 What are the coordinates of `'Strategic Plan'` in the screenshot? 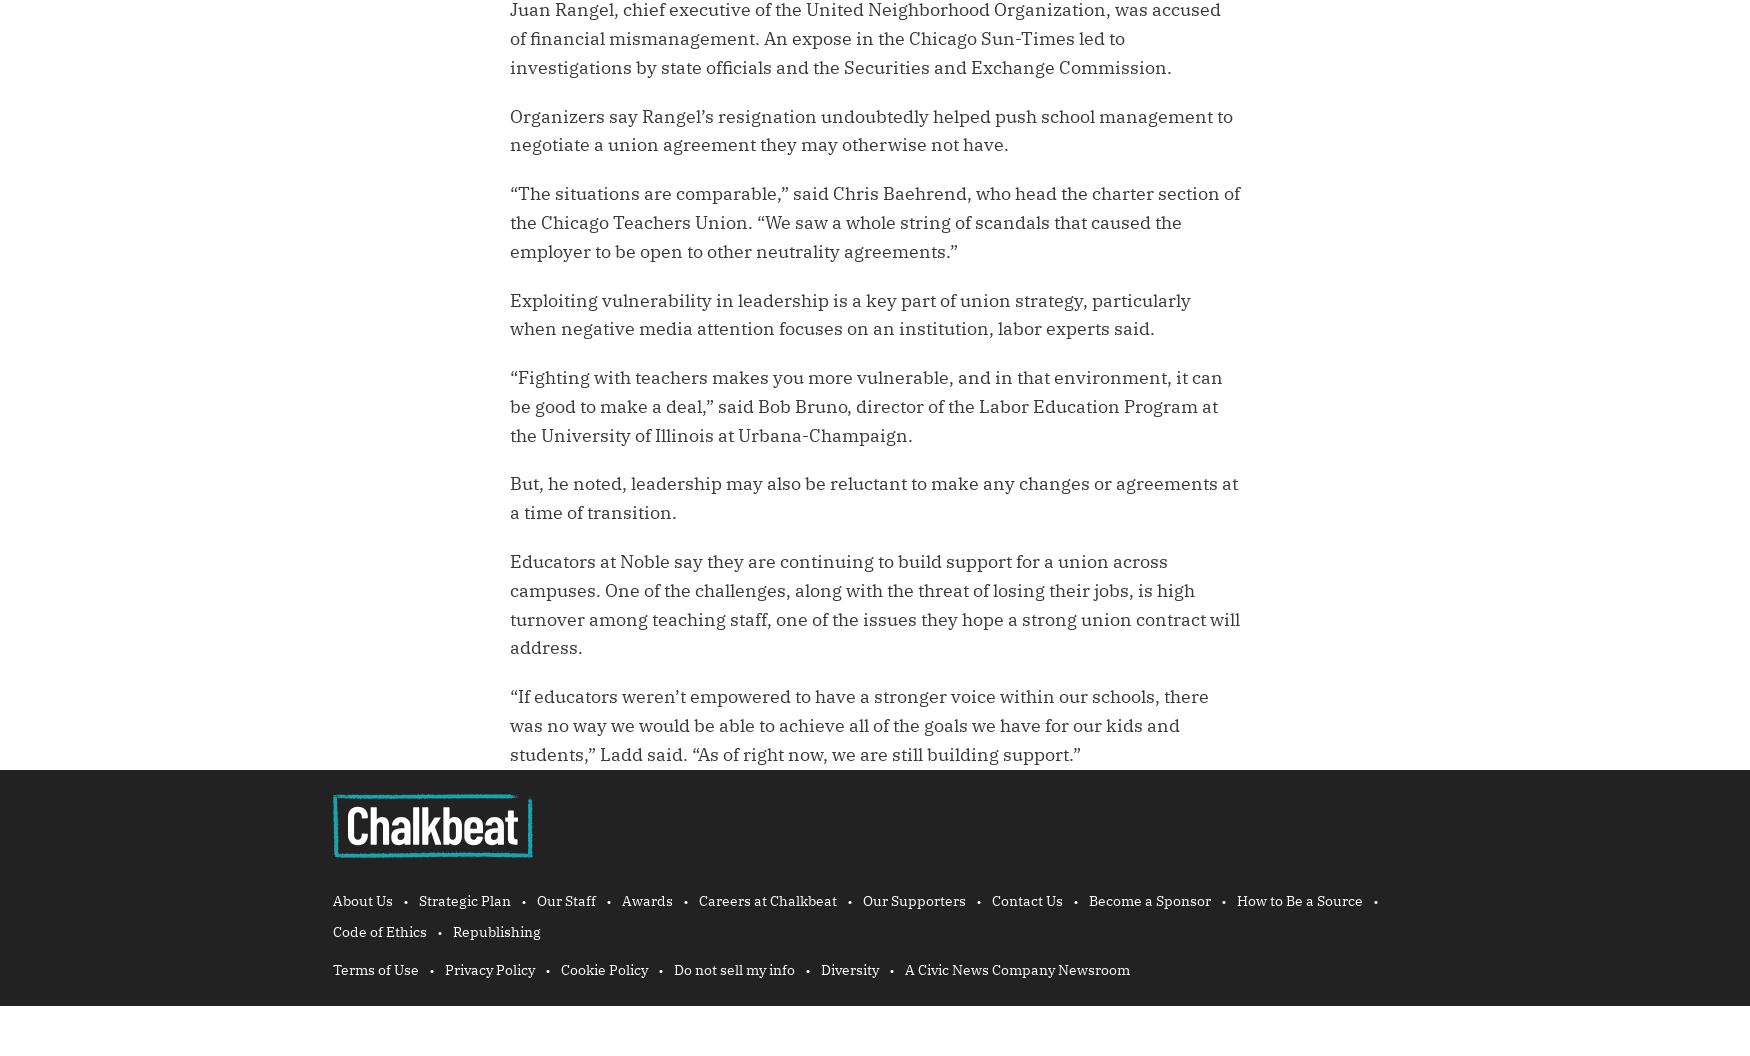 It's located at (464, 899).